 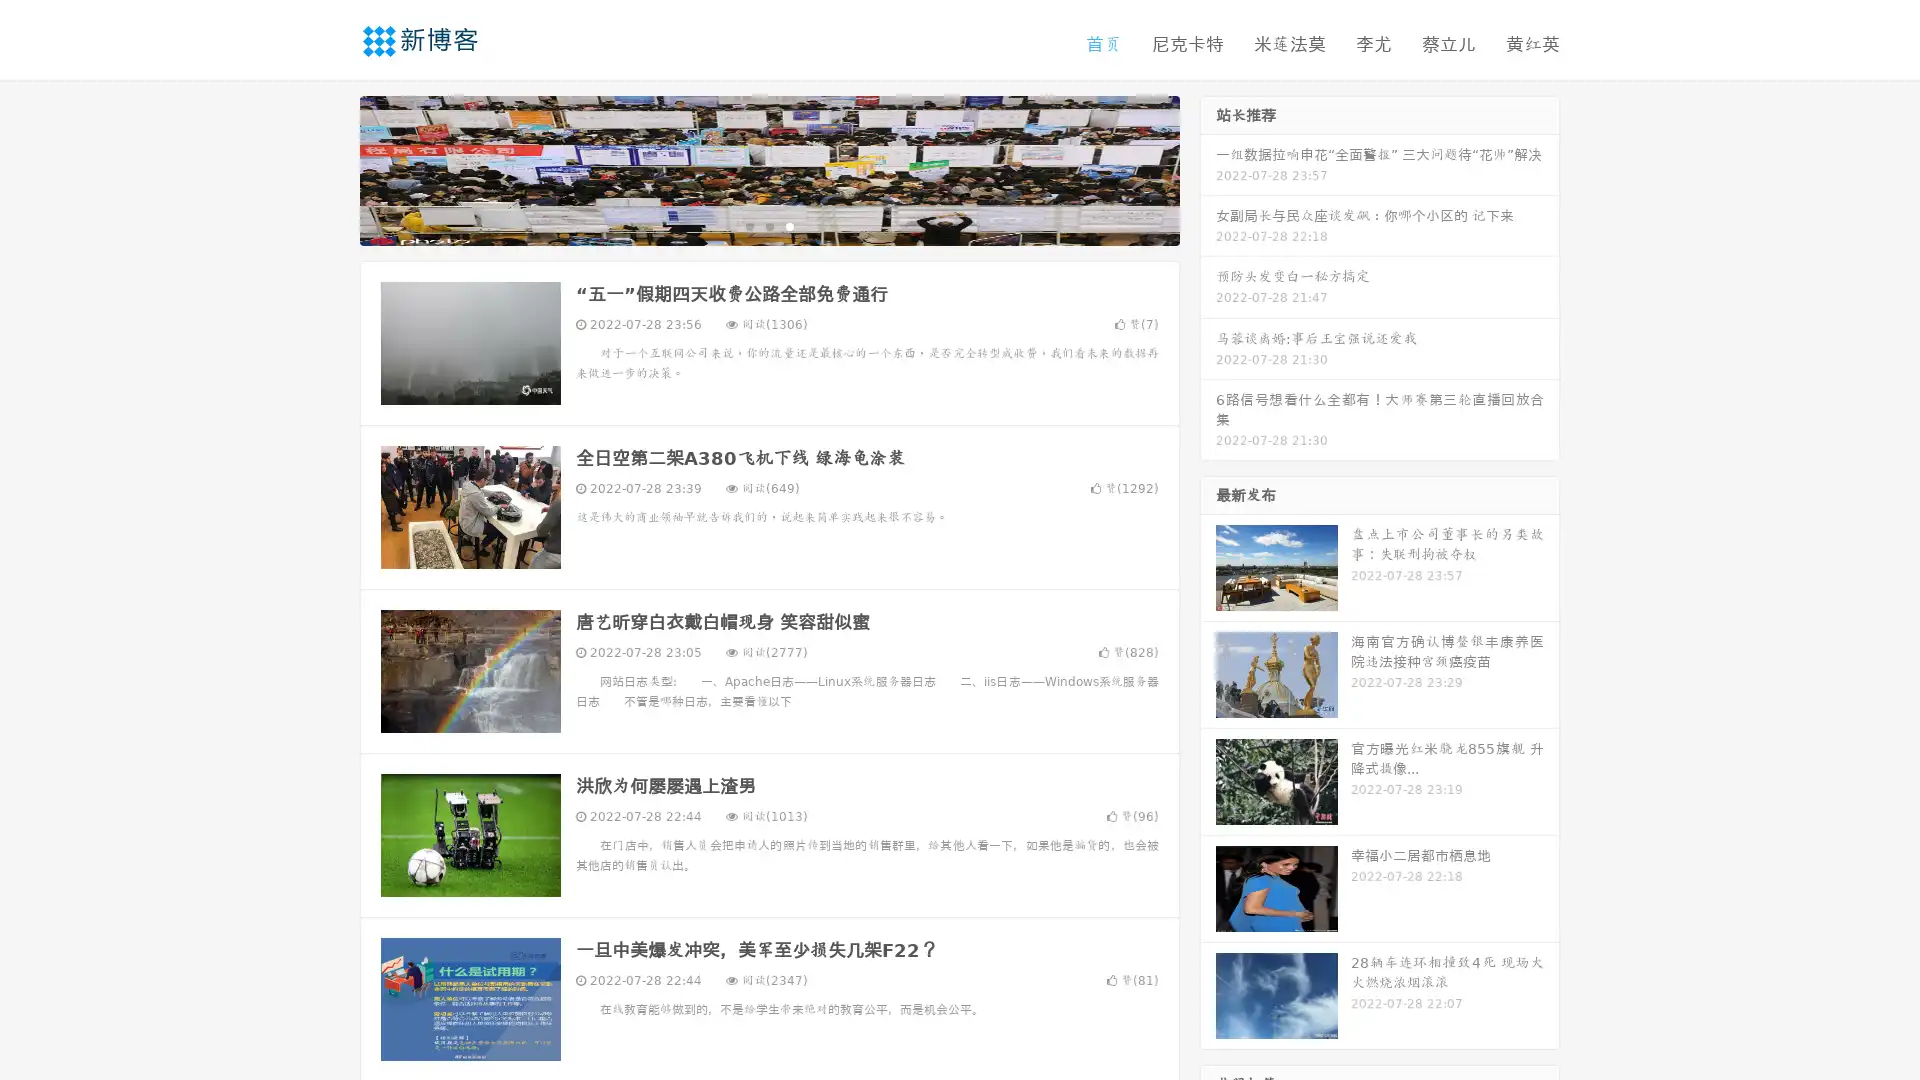 I want to click on Go to slide 3, so click(x=789, y=225).